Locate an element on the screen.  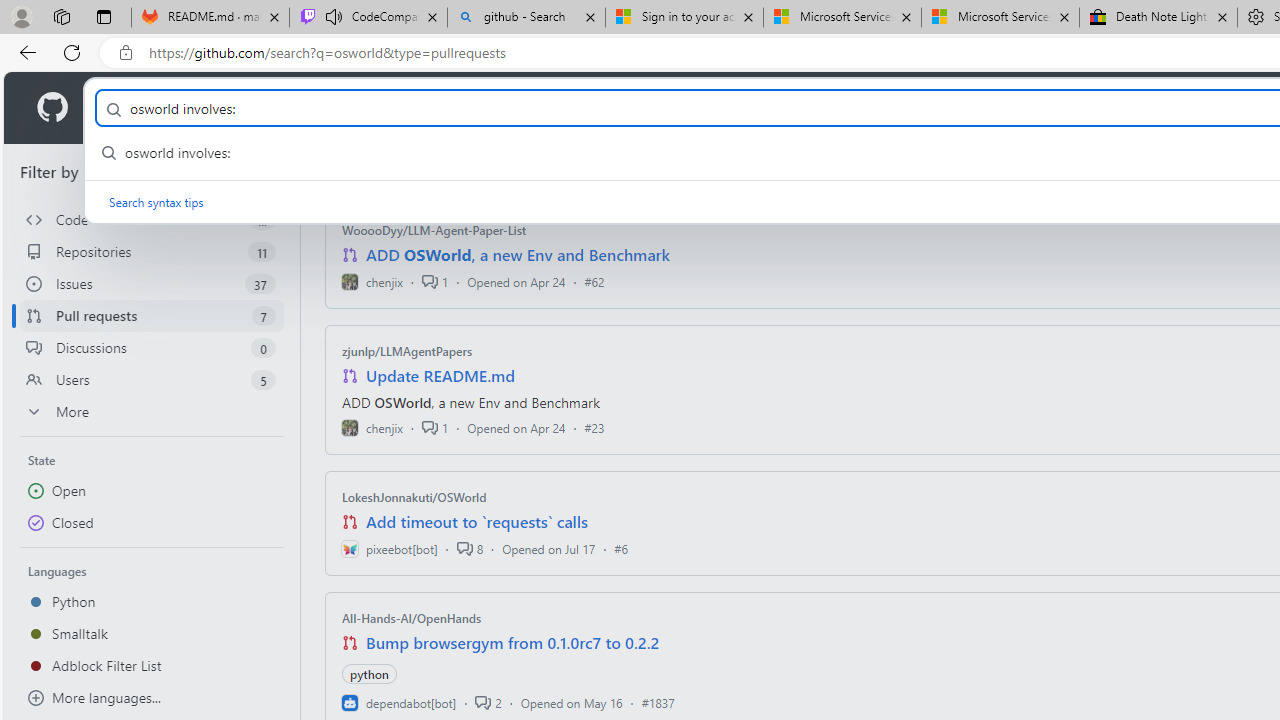
'pixeebot[bot]' is located at coordinates (389, 548).